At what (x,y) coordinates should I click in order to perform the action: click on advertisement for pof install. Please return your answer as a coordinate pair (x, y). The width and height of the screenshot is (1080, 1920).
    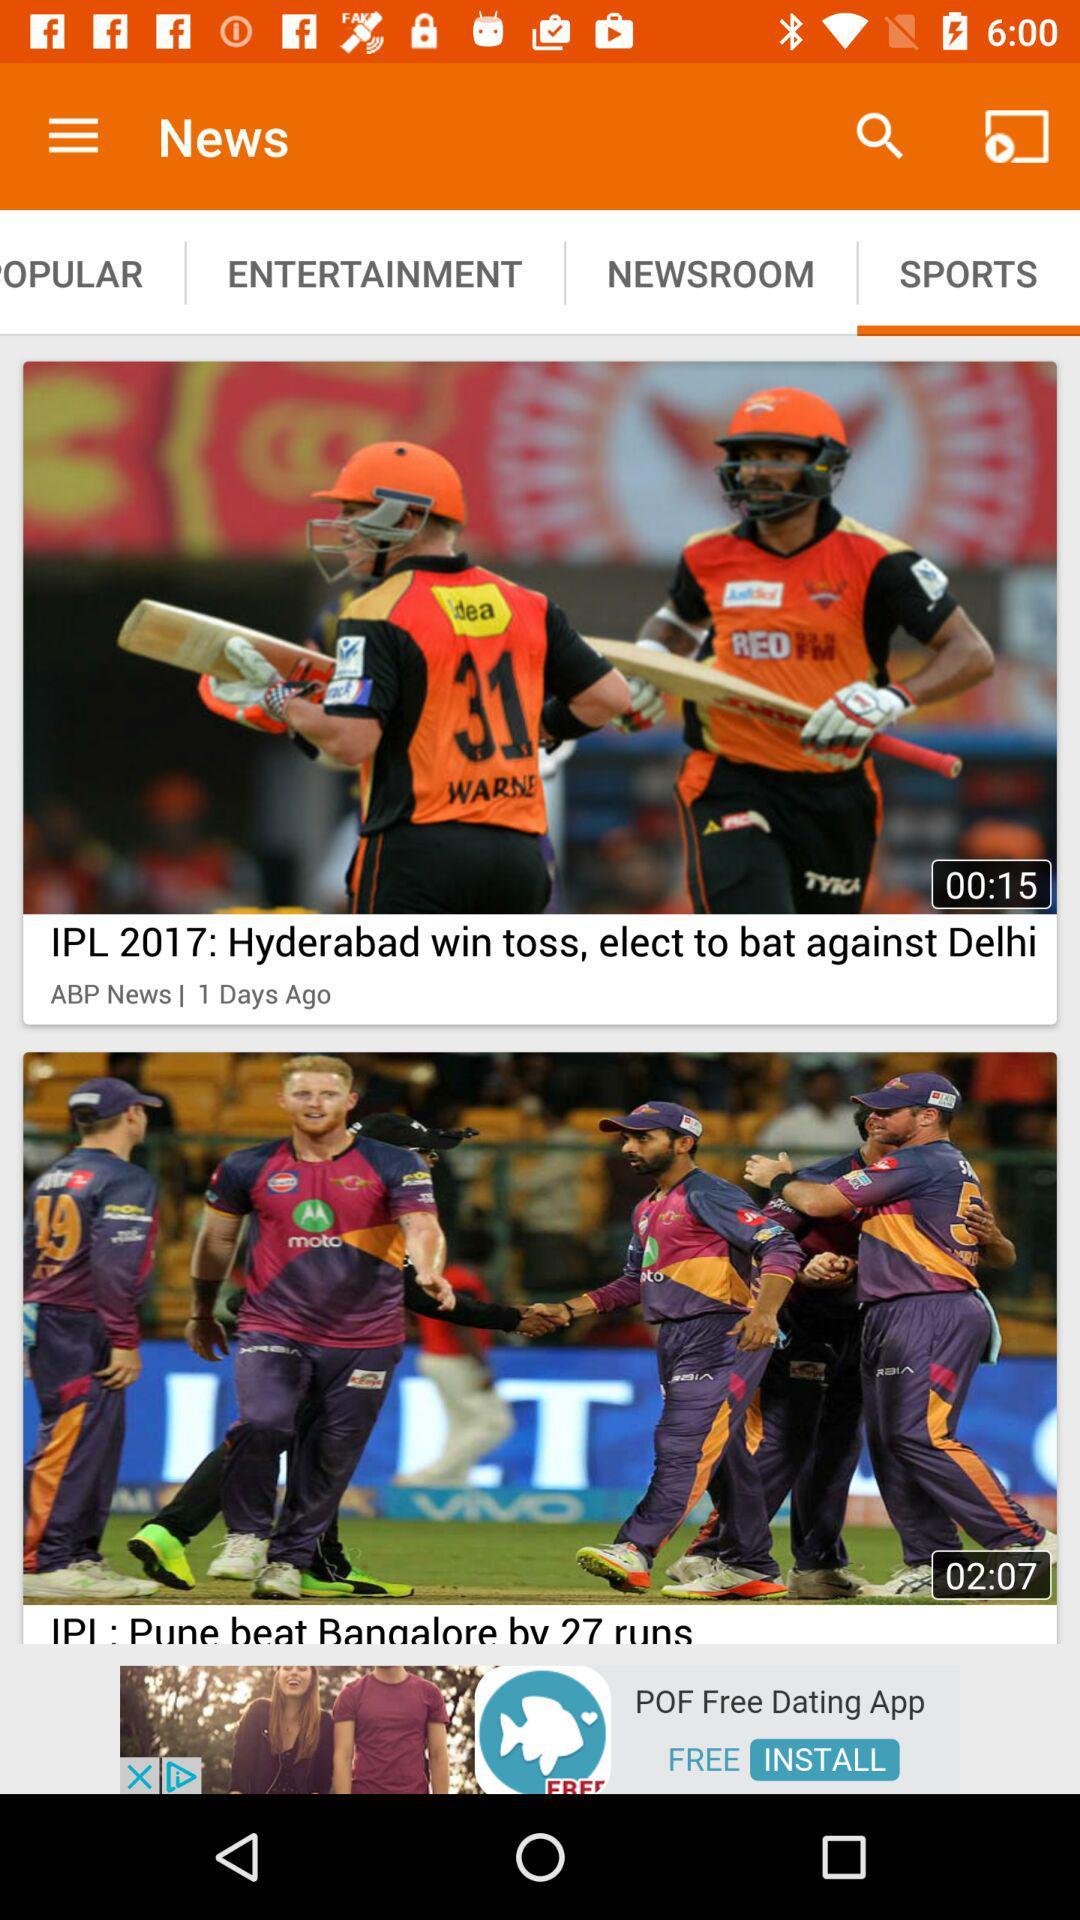
    Looking at the image, I should click on (540, 1727).